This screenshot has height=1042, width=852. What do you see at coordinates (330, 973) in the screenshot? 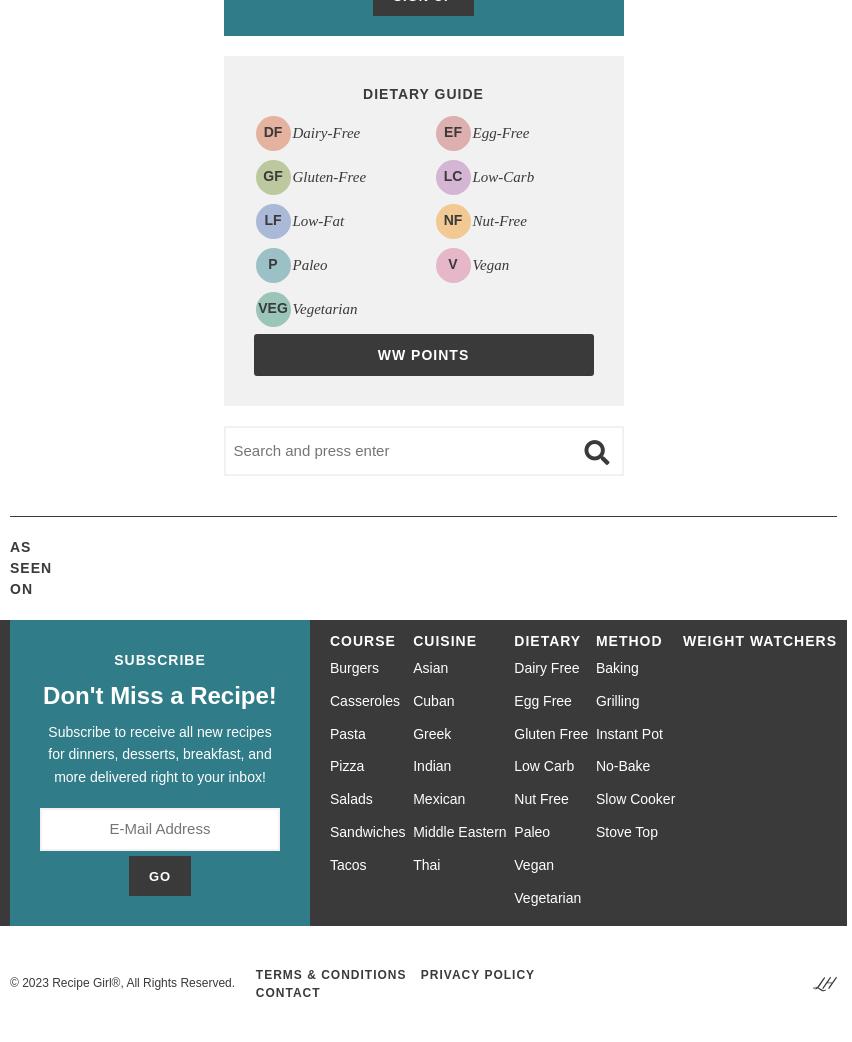
I see `'Terms & Conditions'` at bounding box center [330, 973].